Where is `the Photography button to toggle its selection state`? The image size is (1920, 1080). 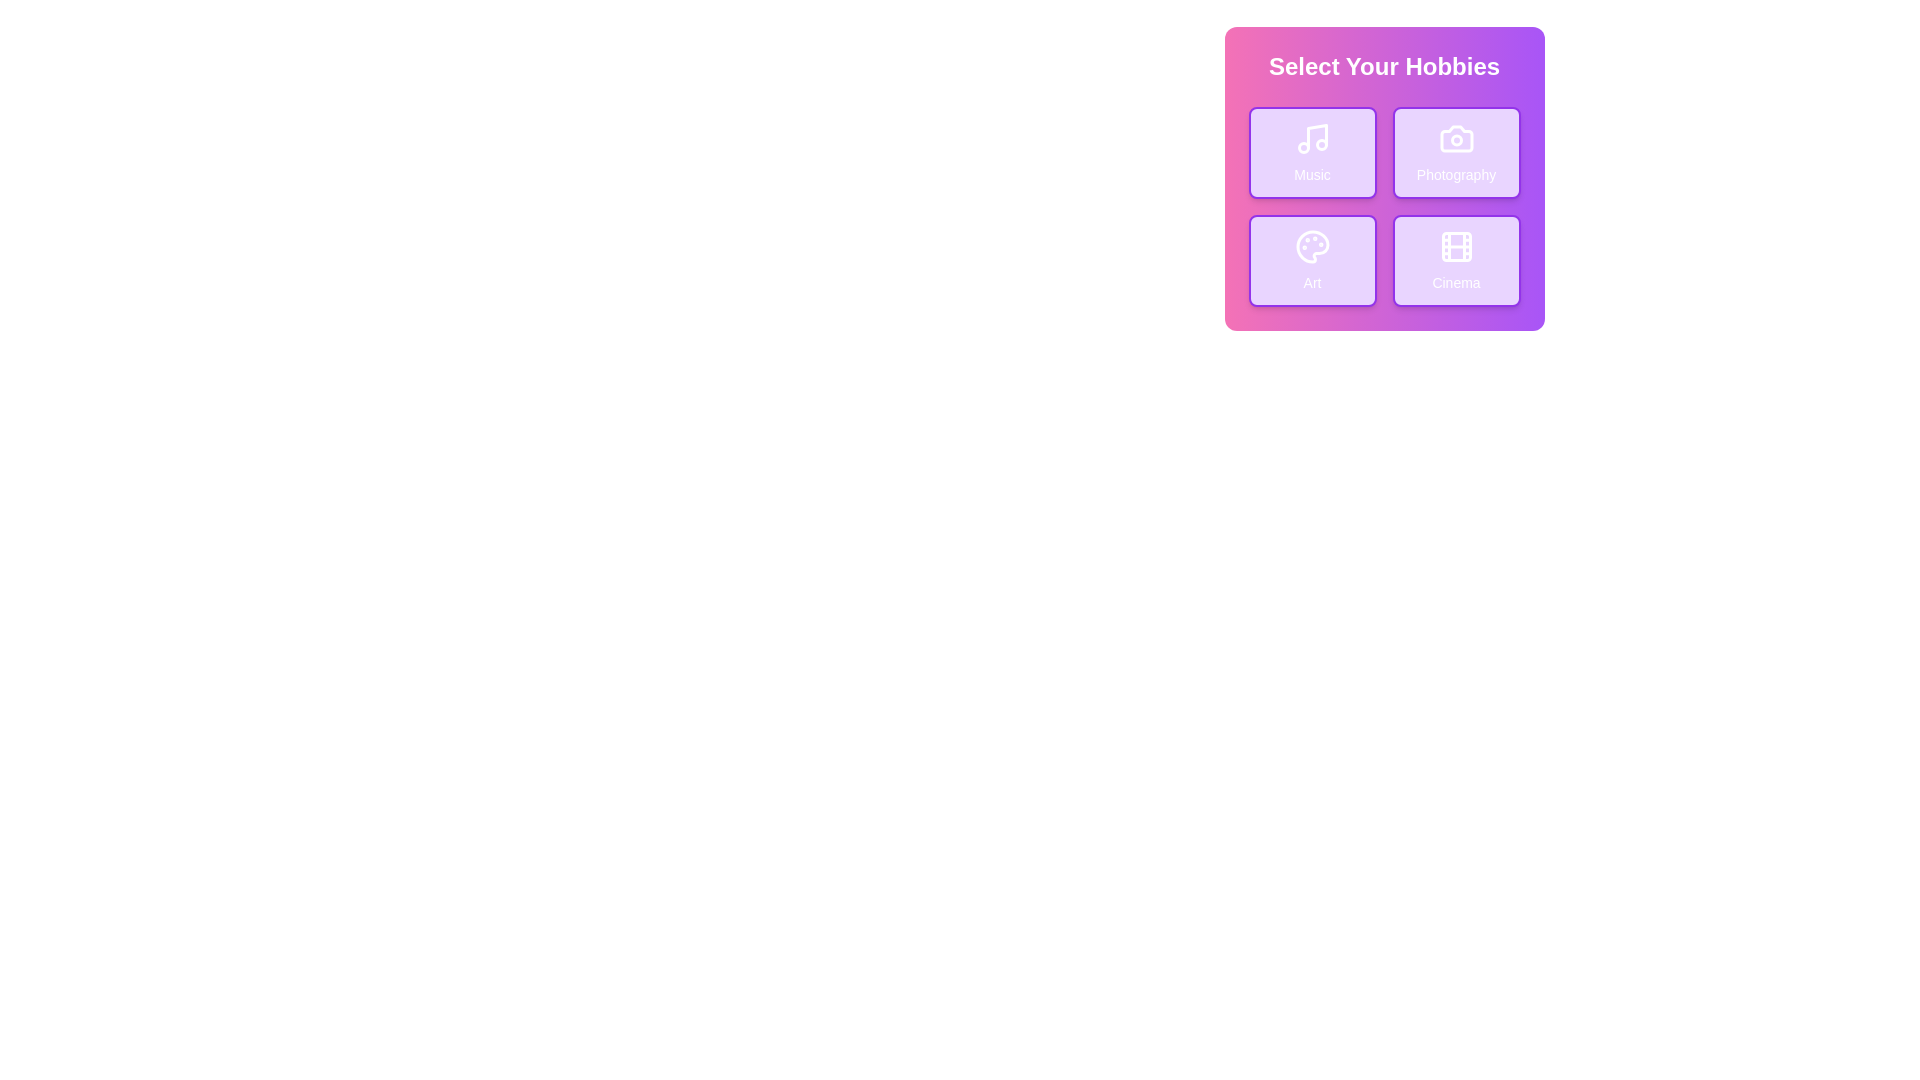
the Photography button to toggle its selection state is located at coordinates (1456, 152).